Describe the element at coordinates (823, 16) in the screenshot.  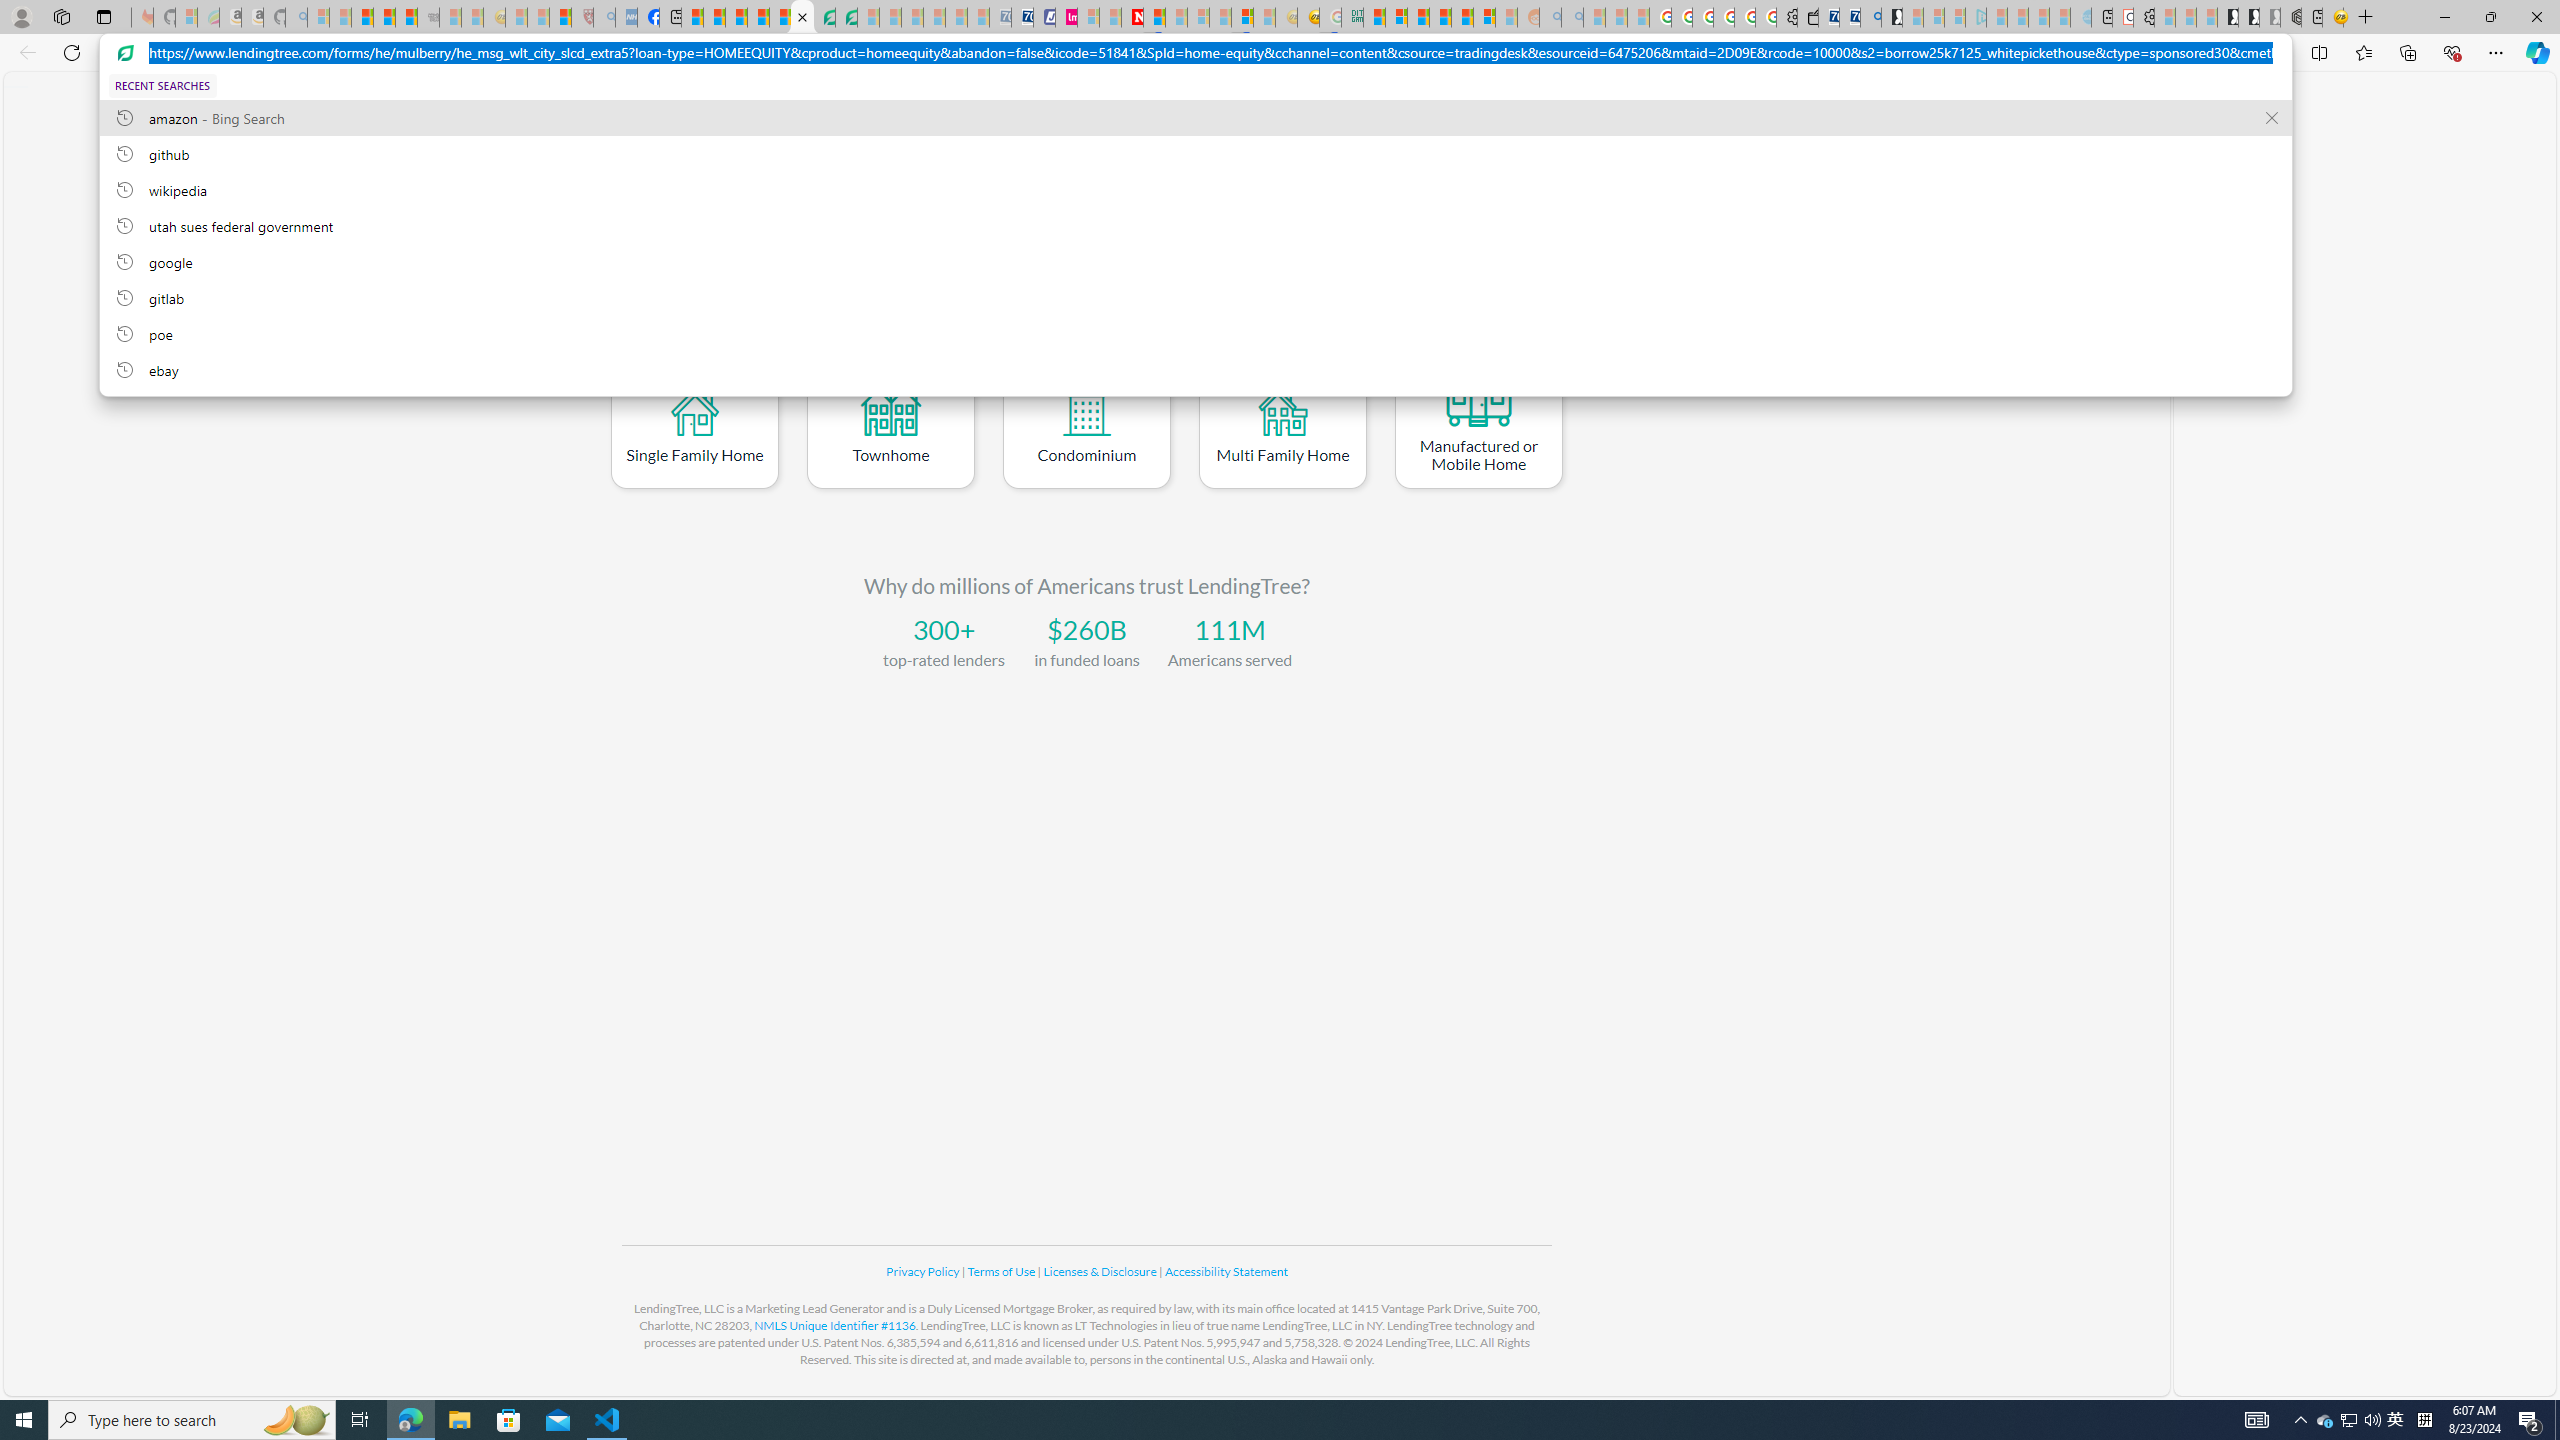
I see `'Terms of Use Agreement'` at that location.